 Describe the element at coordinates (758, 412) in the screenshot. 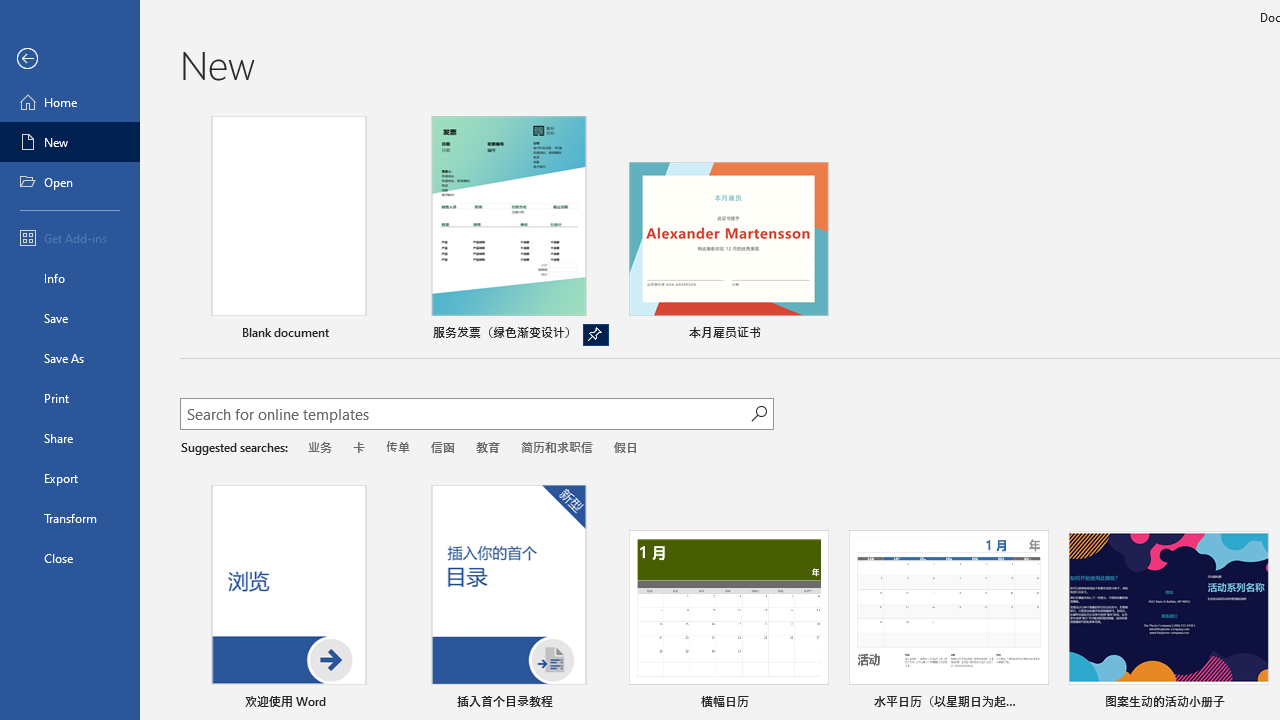

I see `'Start searching'` at that location.